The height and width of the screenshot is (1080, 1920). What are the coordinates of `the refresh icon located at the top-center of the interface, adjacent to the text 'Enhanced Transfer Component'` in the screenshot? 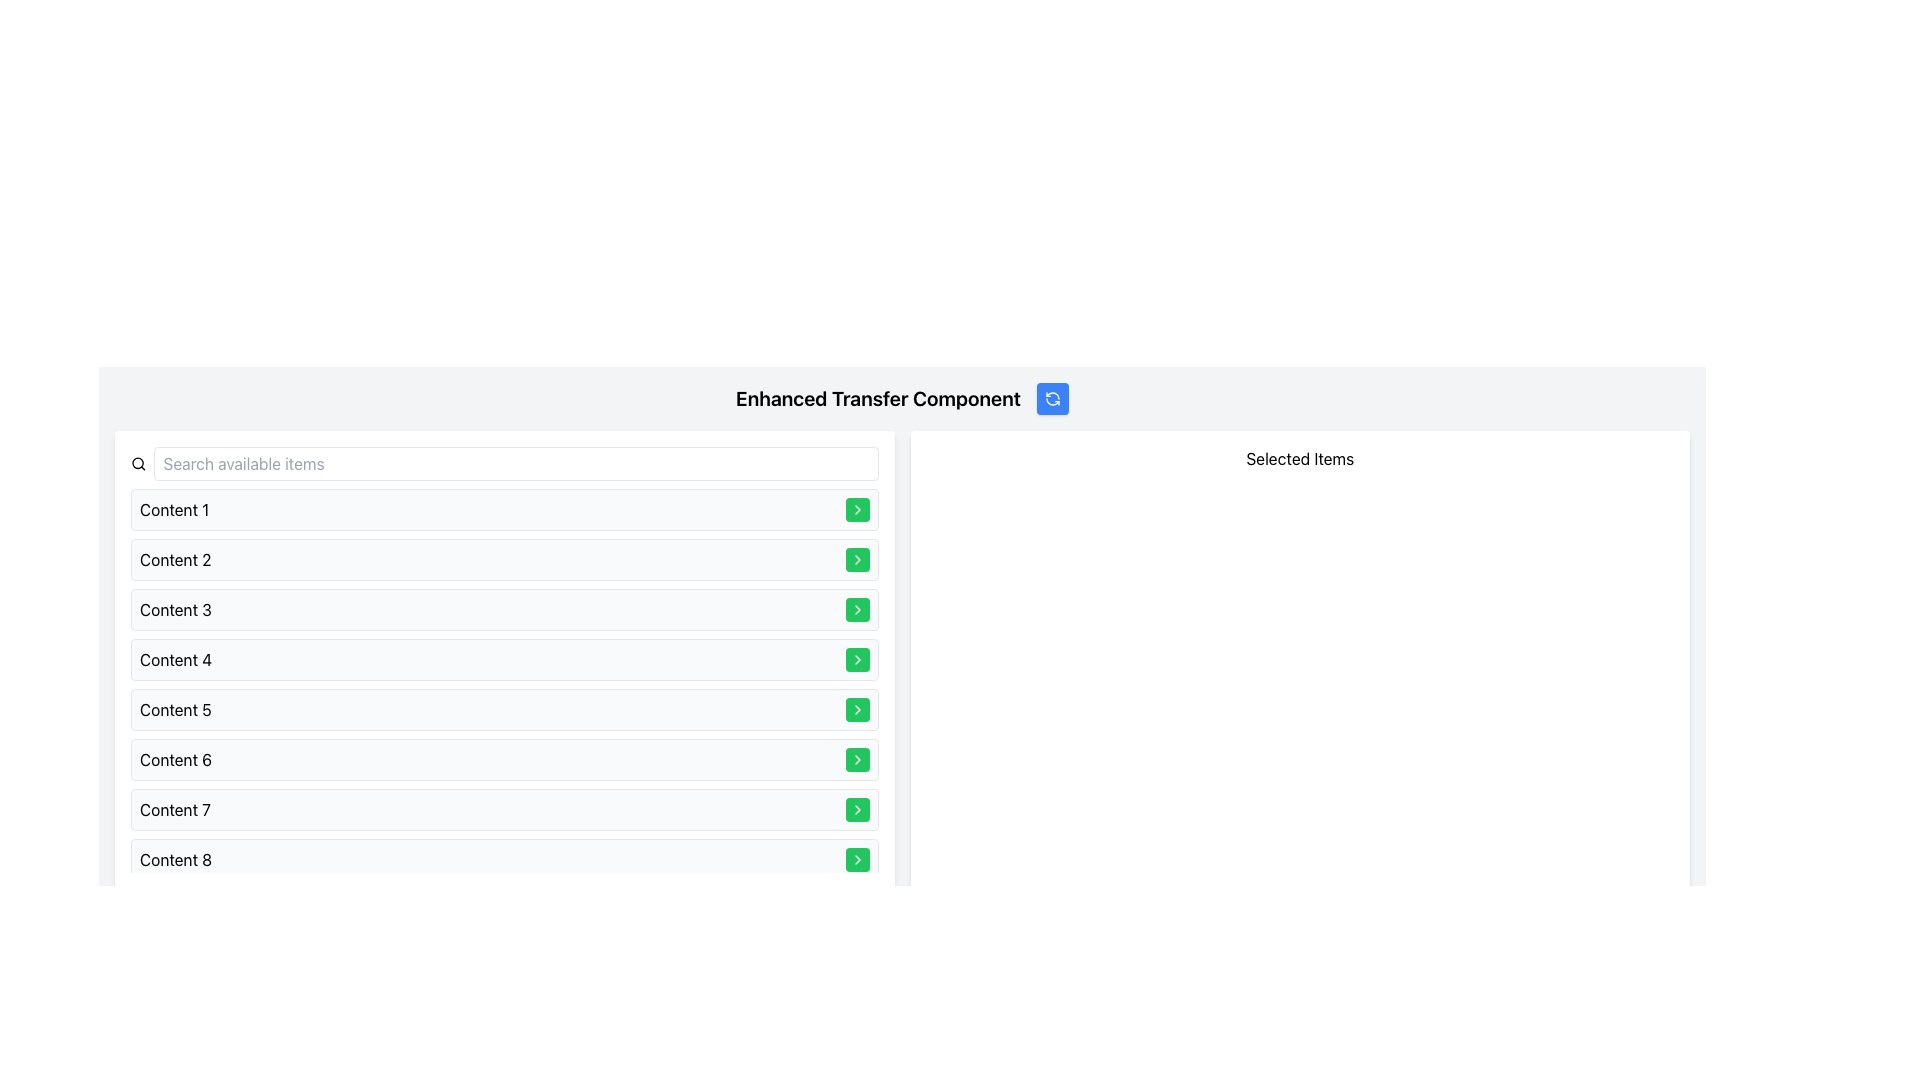 It's located at (1051, 398).